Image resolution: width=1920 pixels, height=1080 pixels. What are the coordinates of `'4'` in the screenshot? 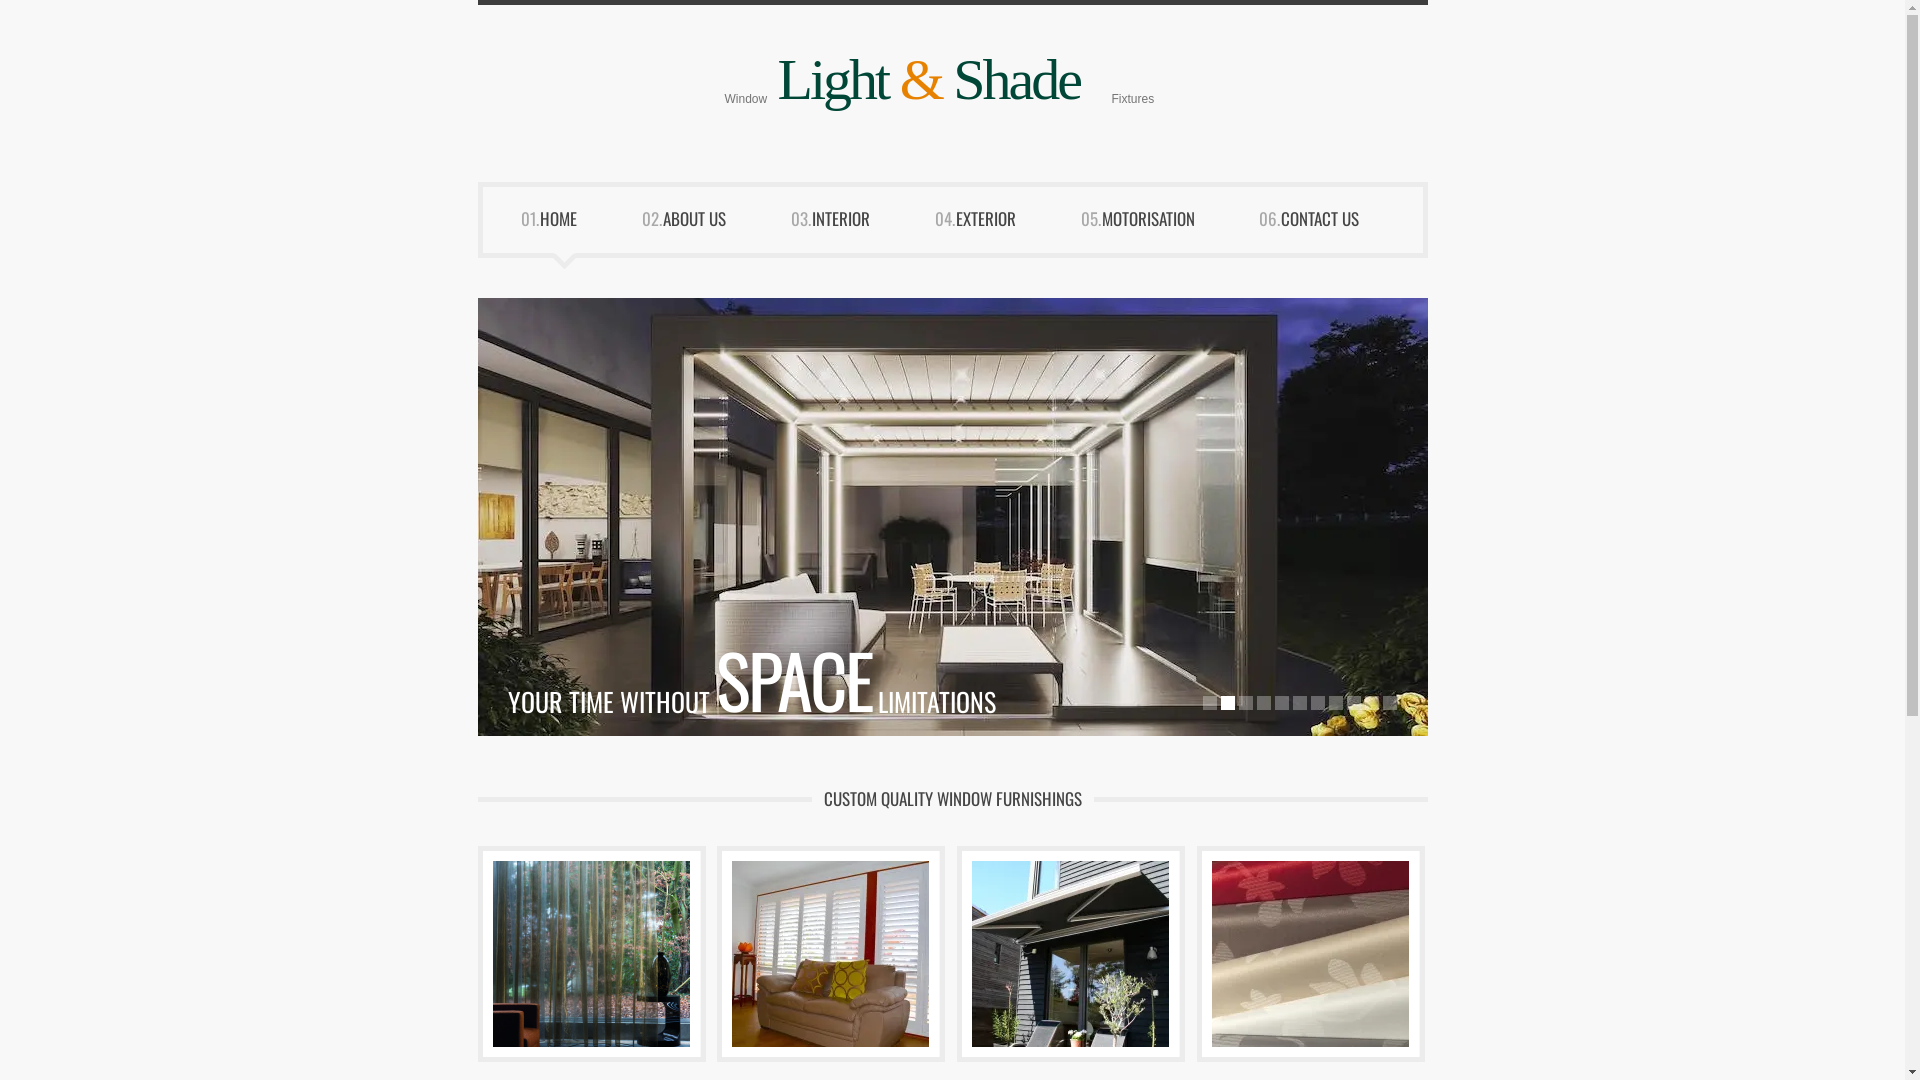 It's located at (1261, 701).